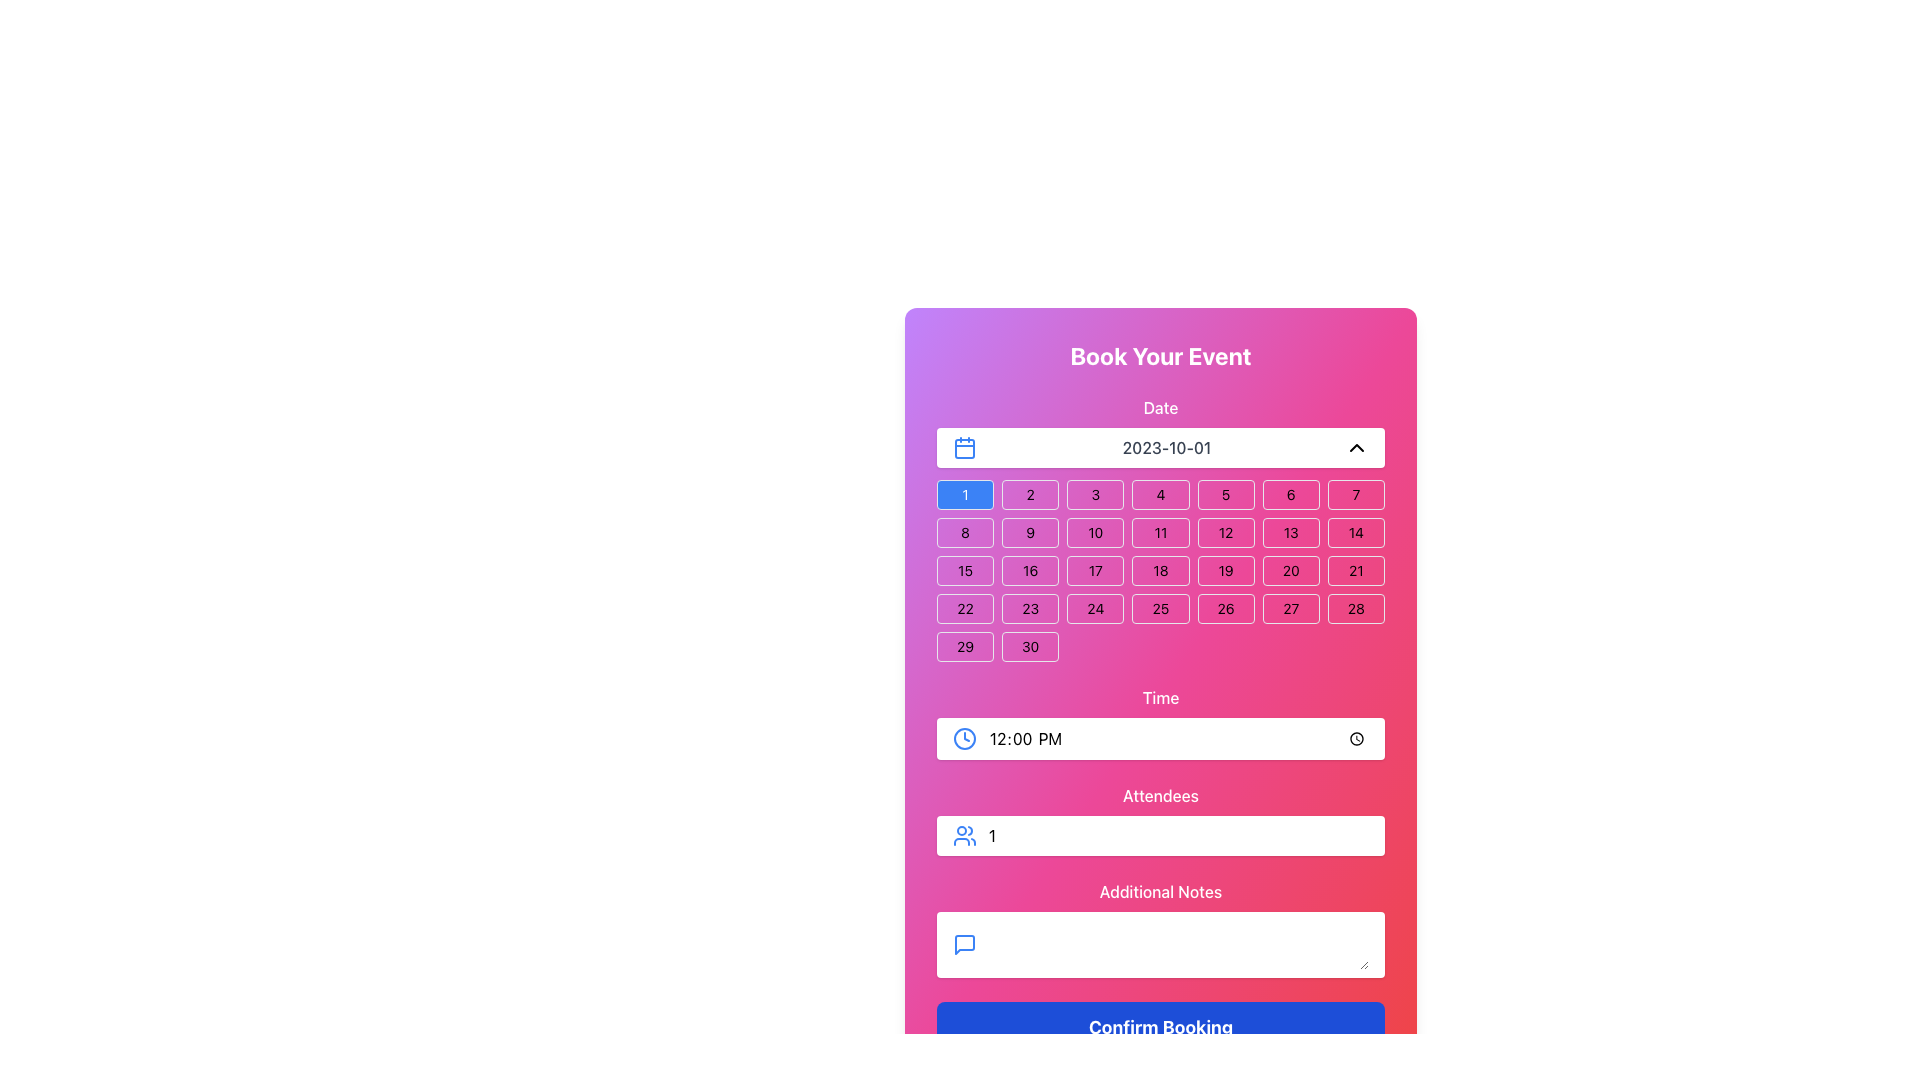 The height and width of the screenshot is (1080, 1920). What do you see at coordinates (1179, 836) in the screenshot?
I see `the Number Input Field` at bounding box center [1179, 836].